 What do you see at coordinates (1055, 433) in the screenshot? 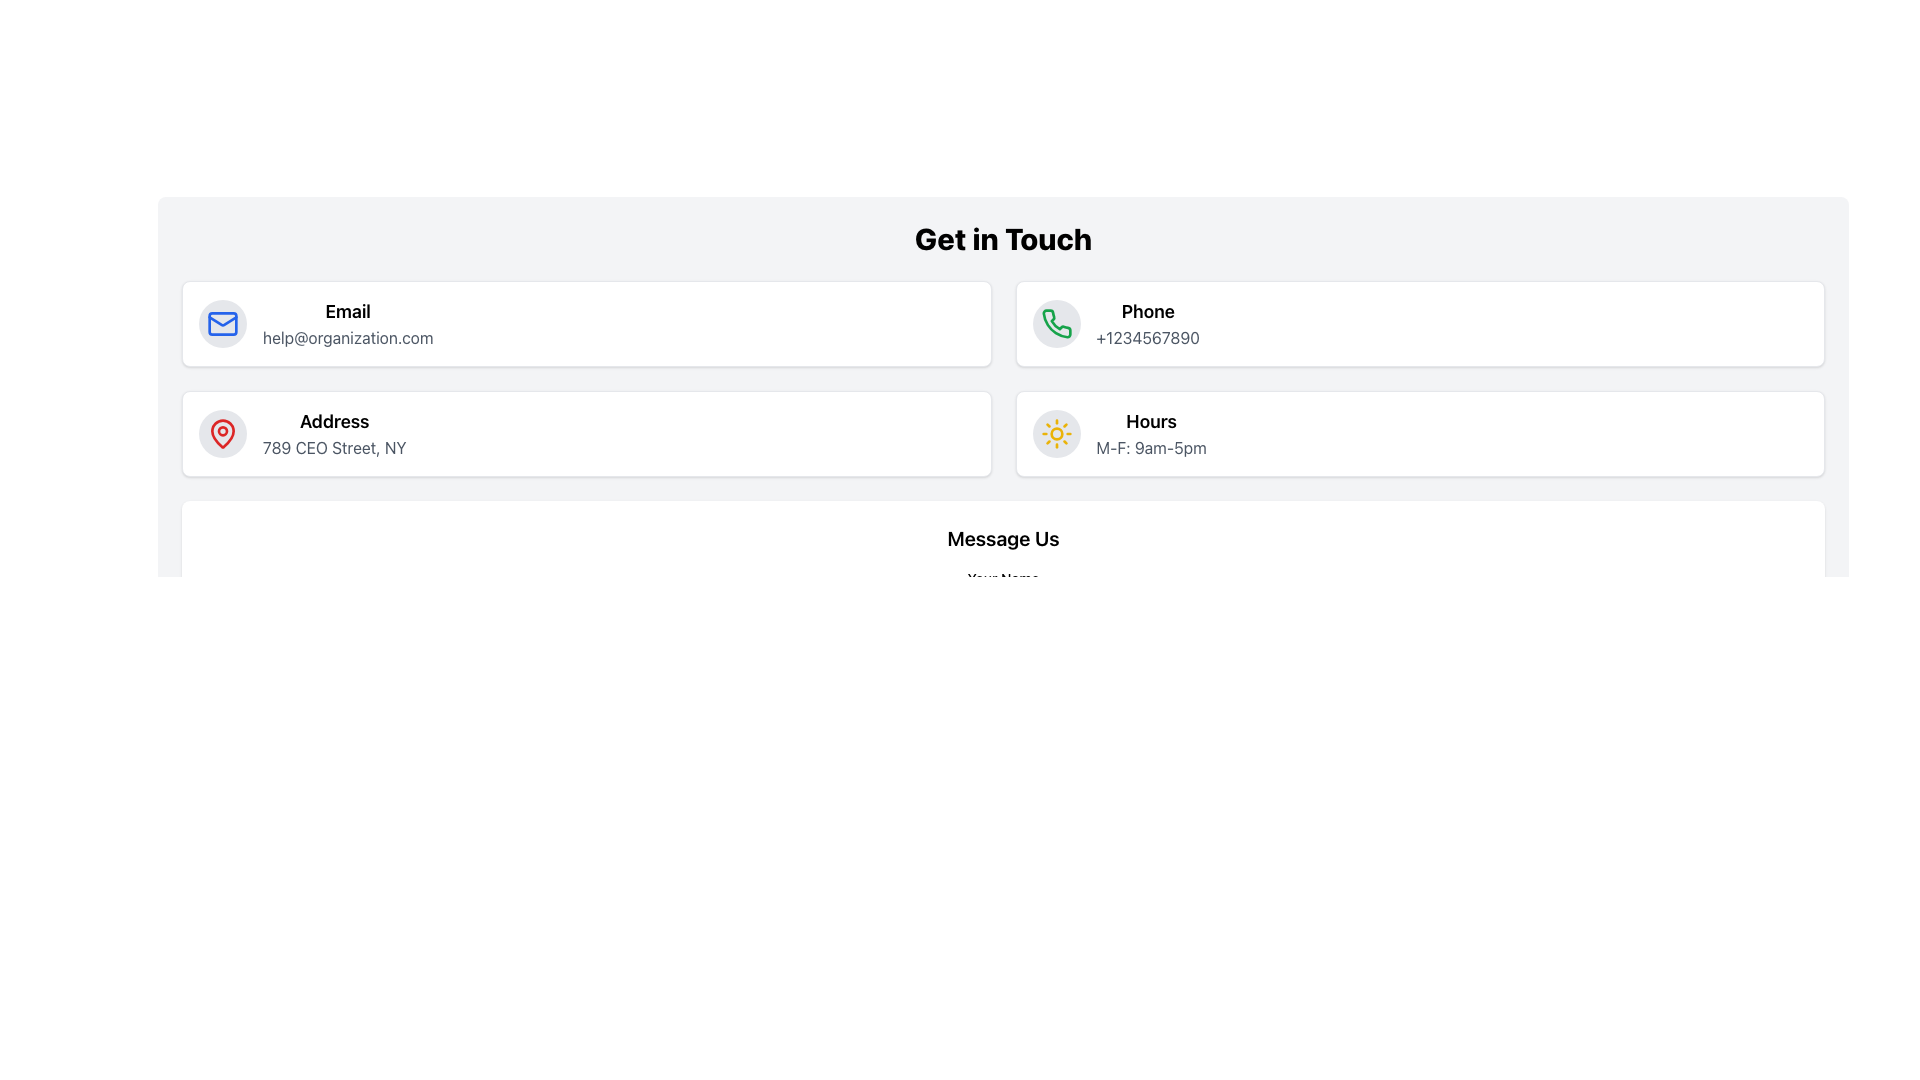
I see `the leftmost circular button in the 'Hours' box, which represents office hours, located near the text 'Hours M-F: 9am-5pm.'` at bounding box center [1055, 433].